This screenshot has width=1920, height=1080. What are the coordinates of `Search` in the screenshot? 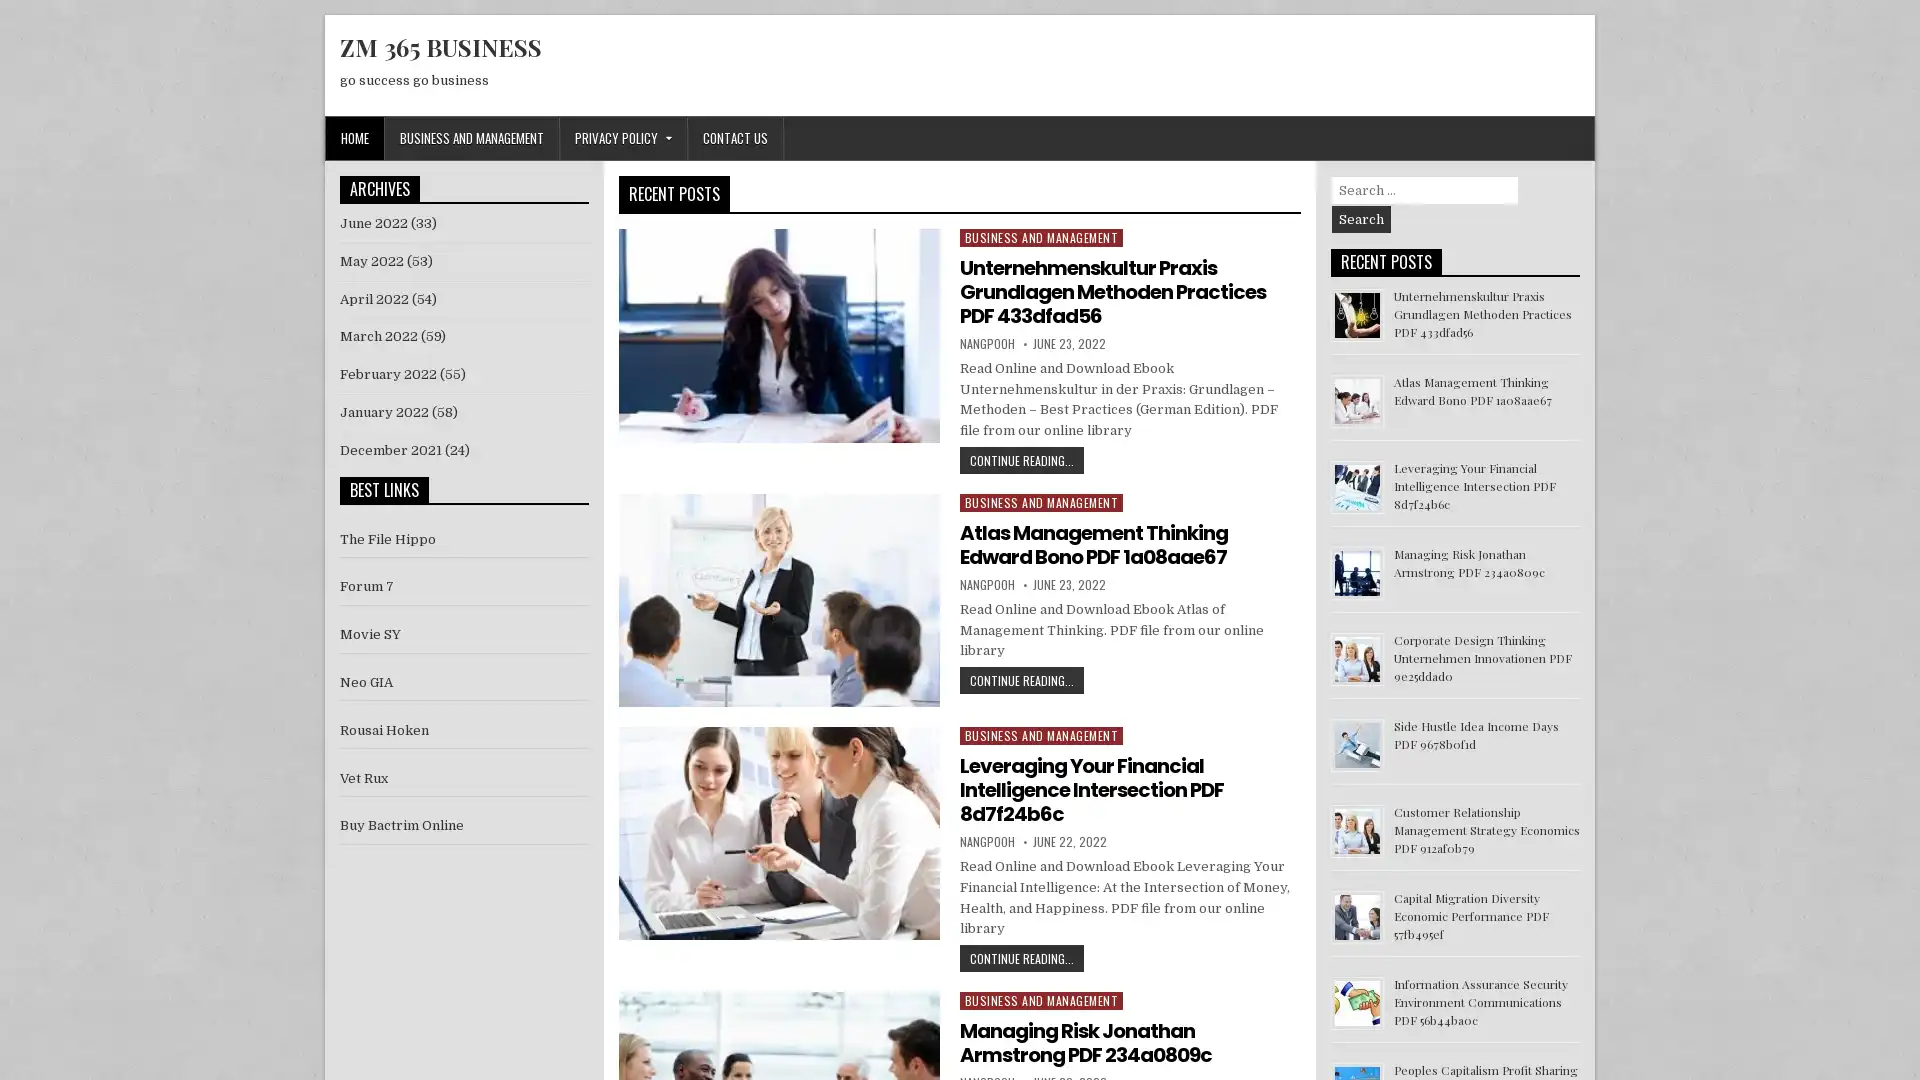 It's located at (1360, 219).